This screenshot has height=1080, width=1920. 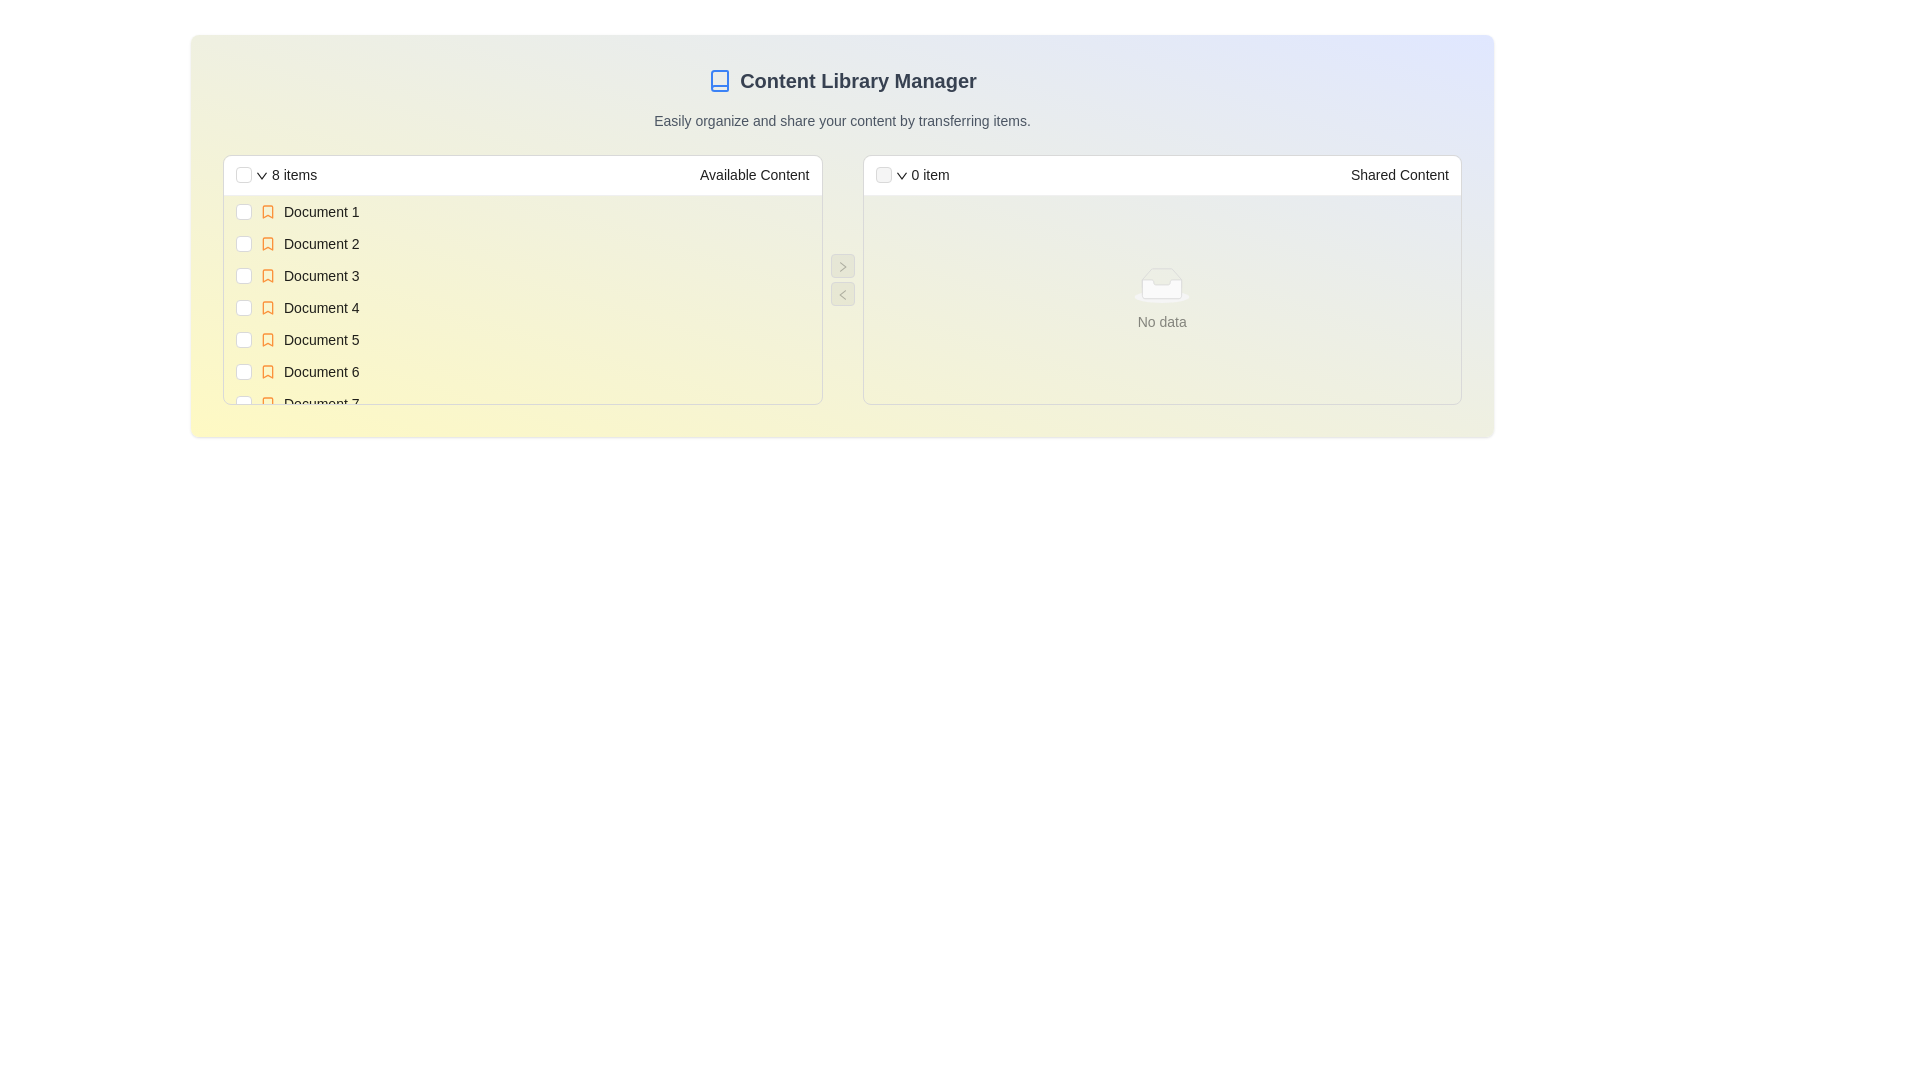 What do you see at coordinates (1162, 277) in the screenshot?
I see `the stylized graphical decorative element that resembles a horizontal rectangle with a triangular cutout at the bottom center, located in the 'Shared Content' section of the 'Content Library Manager' interface` at bounding box center [1162, 277].